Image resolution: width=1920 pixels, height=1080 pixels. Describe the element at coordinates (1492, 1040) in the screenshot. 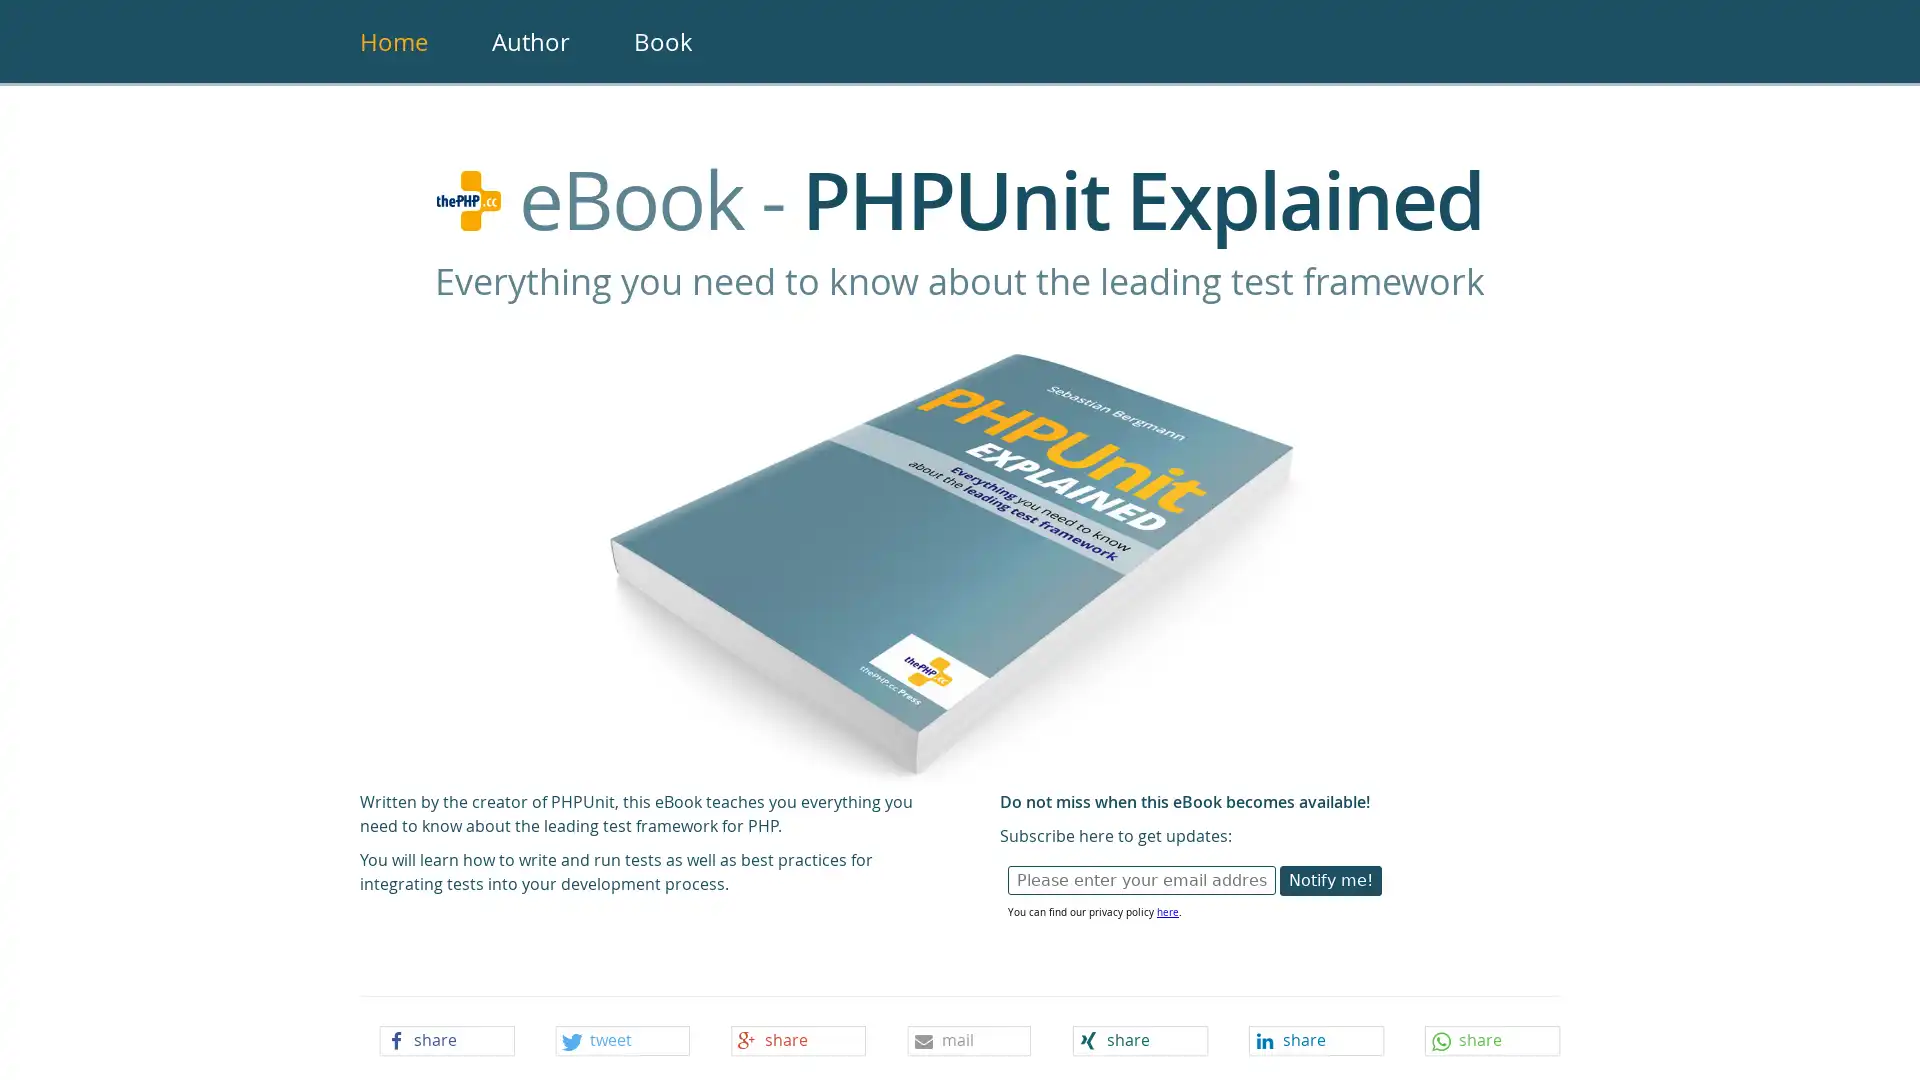

I see `Share on Whatsapp` at that location.